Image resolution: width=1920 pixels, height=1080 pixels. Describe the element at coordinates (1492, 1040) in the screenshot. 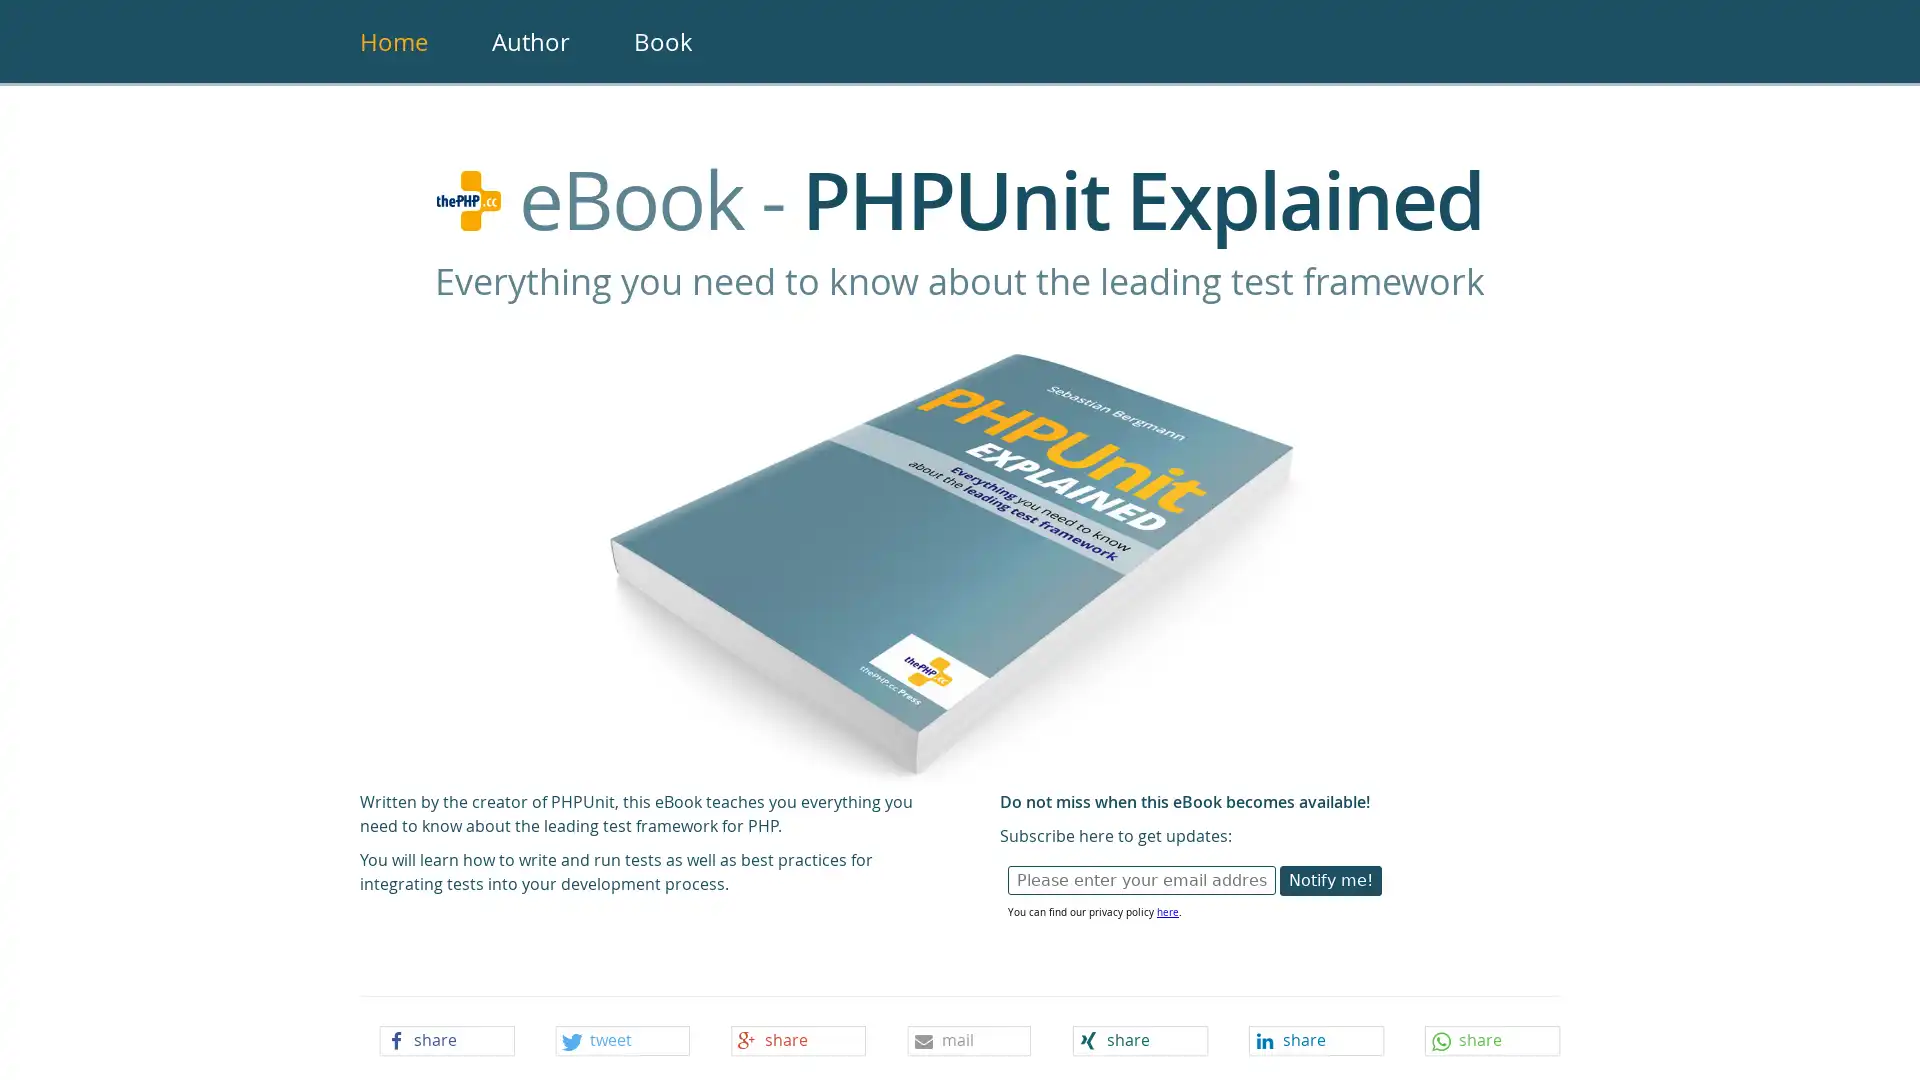

I see `Share on Whatsapp` at that location.